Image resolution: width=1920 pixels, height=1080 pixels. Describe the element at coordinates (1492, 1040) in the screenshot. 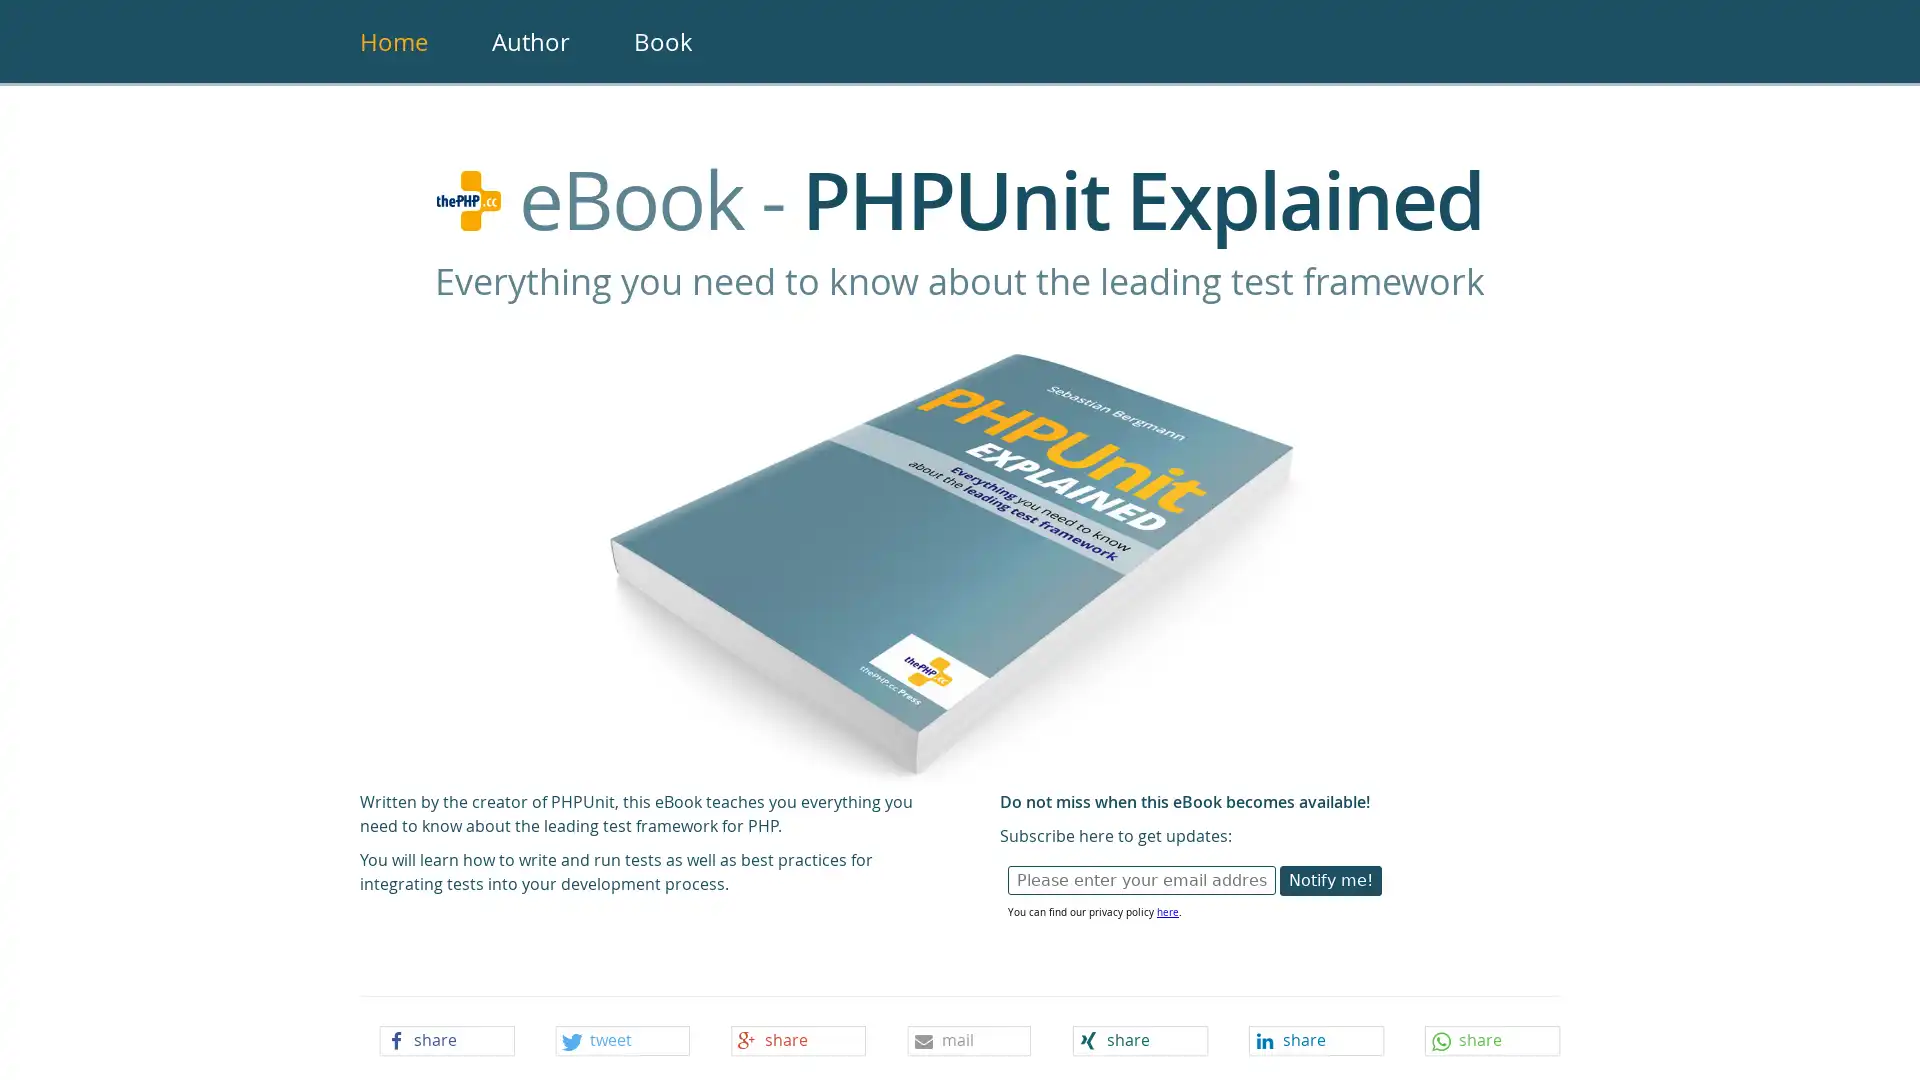

I see `Share on Whatsapp` at that location.